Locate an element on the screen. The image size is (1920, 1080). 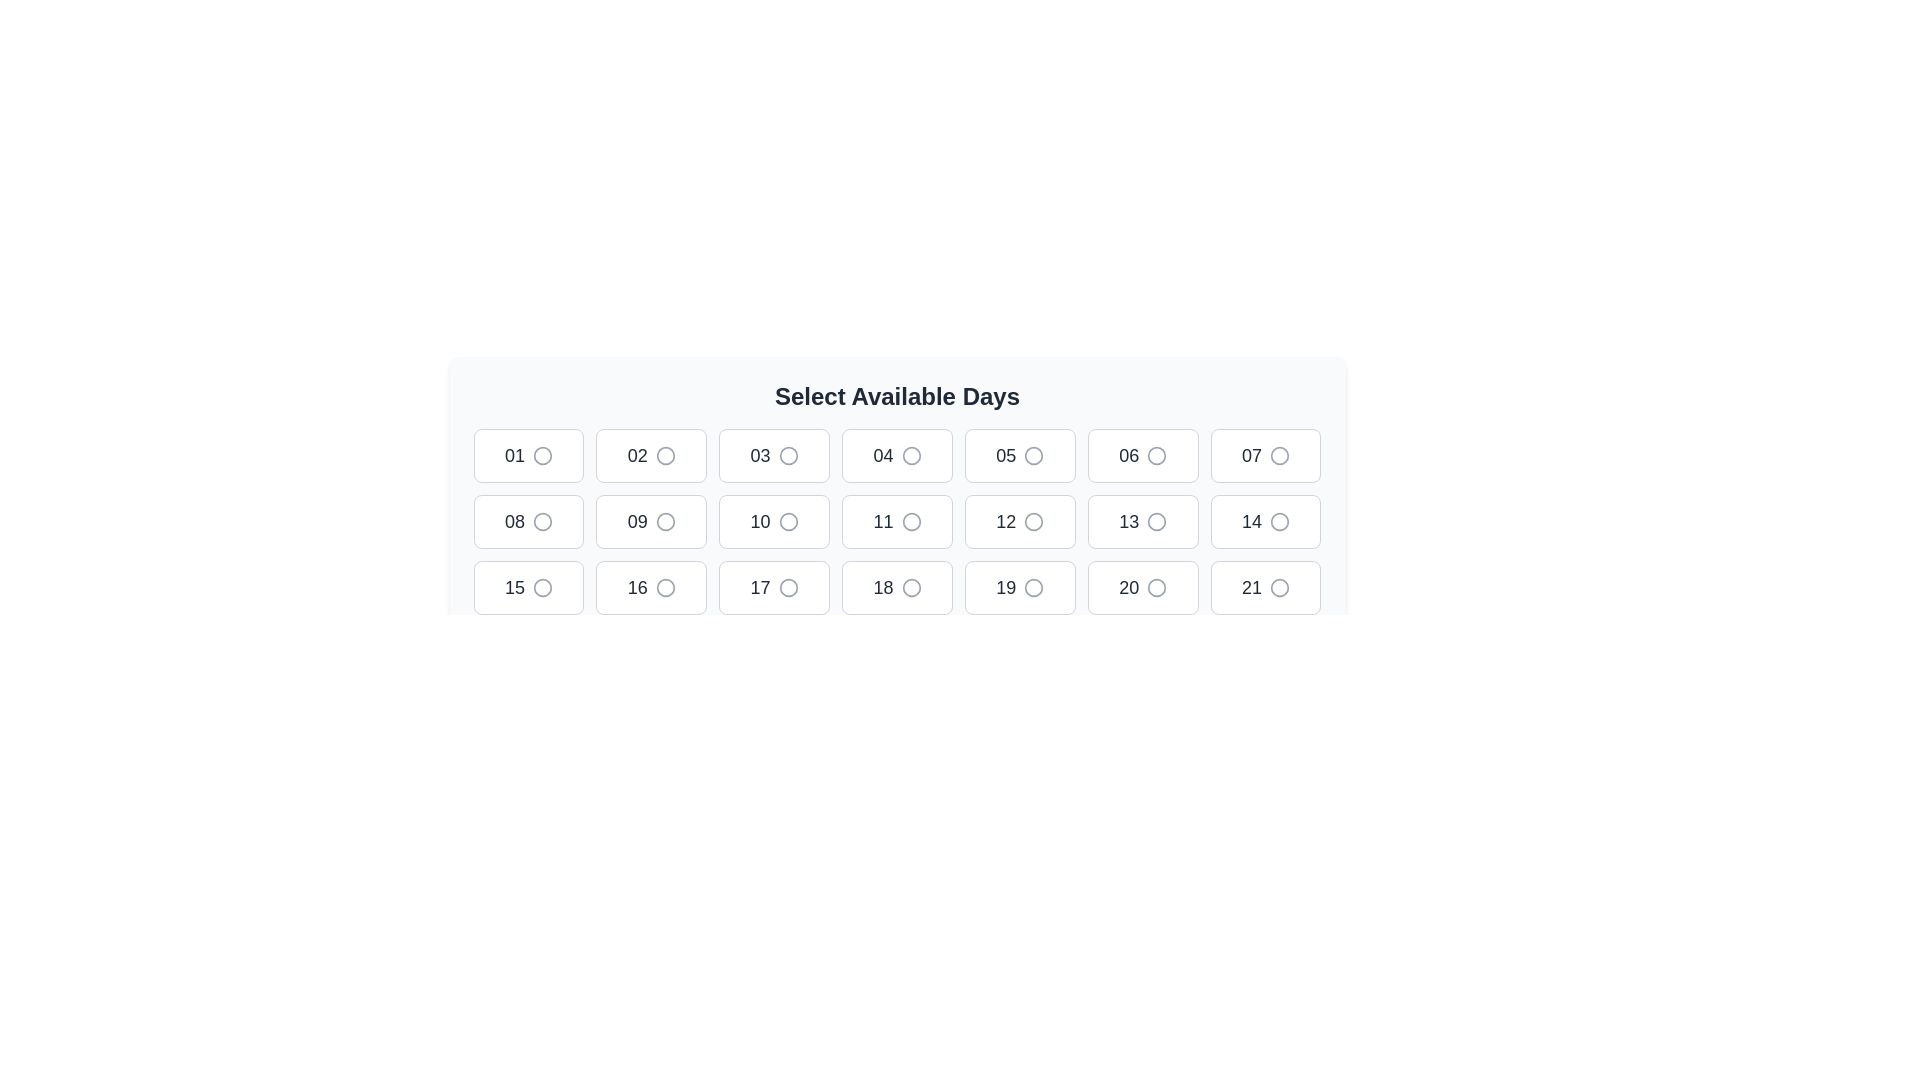
the selectable button representing the number '18' located in the third row, fourth column of the grid layout is located at coordinates (896, 586).